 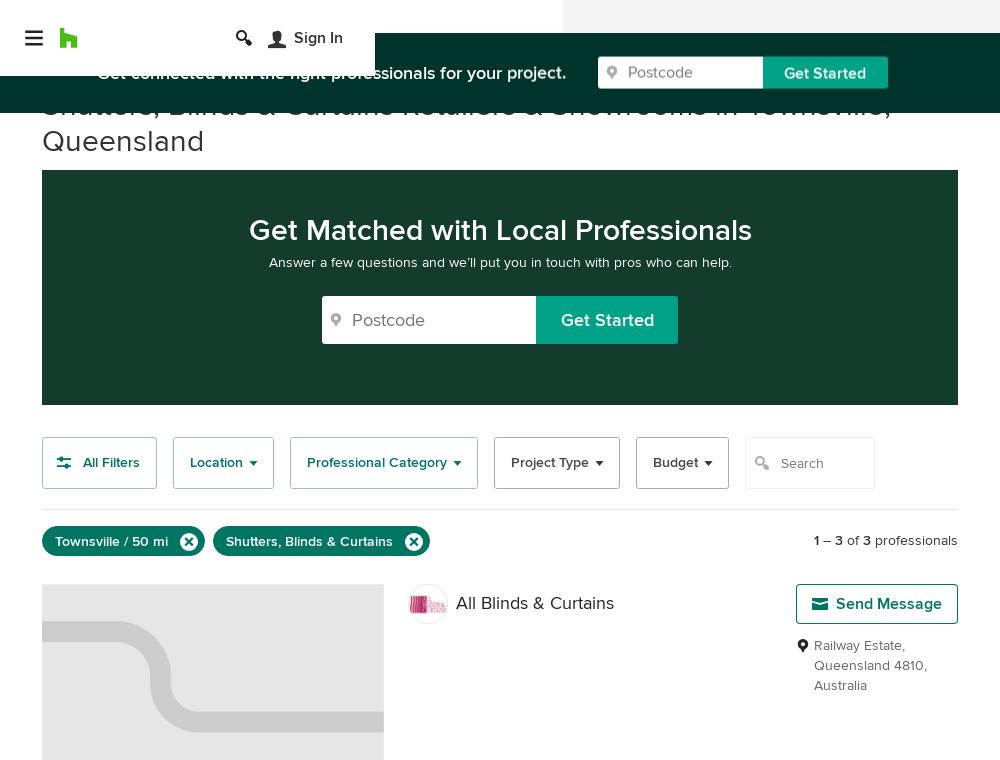 What do you see at coordinates (511, 461) in the screenshot?
I see `'Project Type'` at bounding box center [511, 461].